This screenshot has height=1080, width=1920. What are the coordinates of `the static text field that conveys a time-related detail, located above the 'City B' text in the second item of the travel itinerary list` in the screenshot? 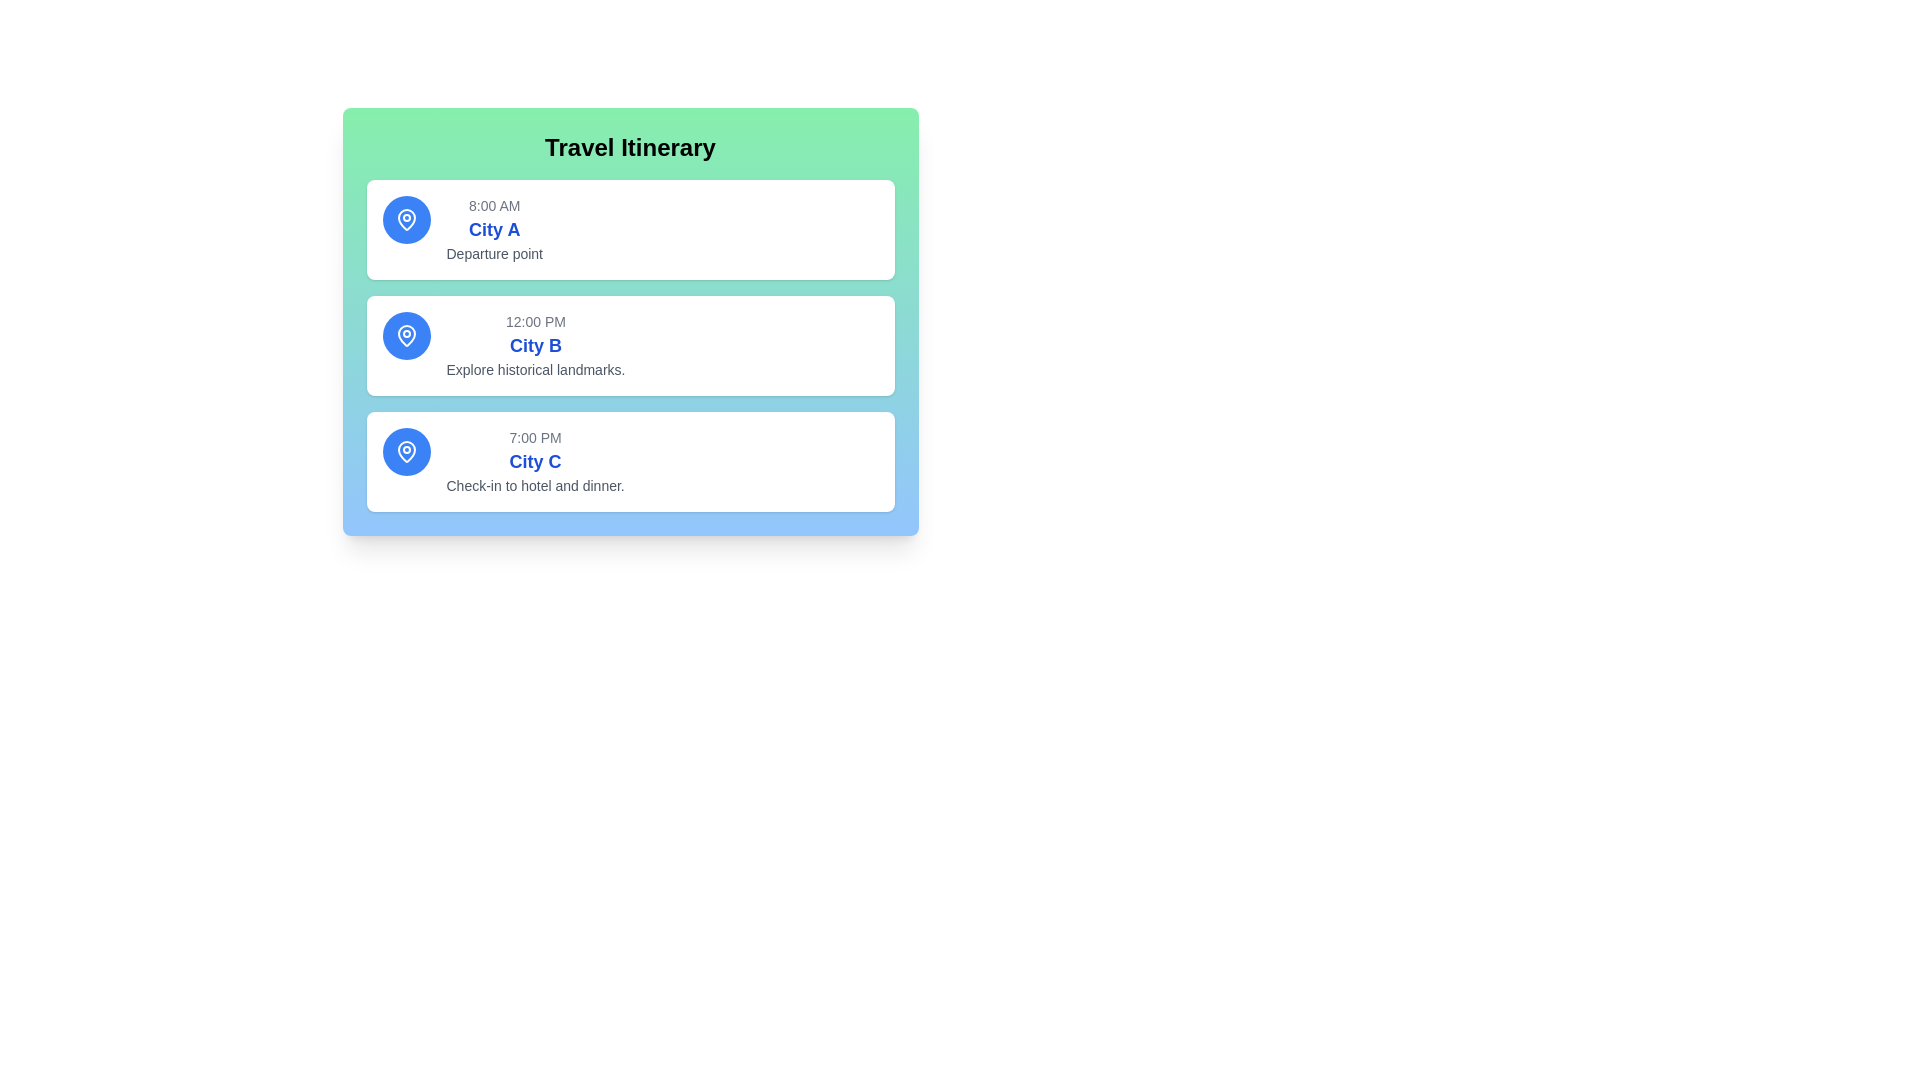 It's located at (536, 320).